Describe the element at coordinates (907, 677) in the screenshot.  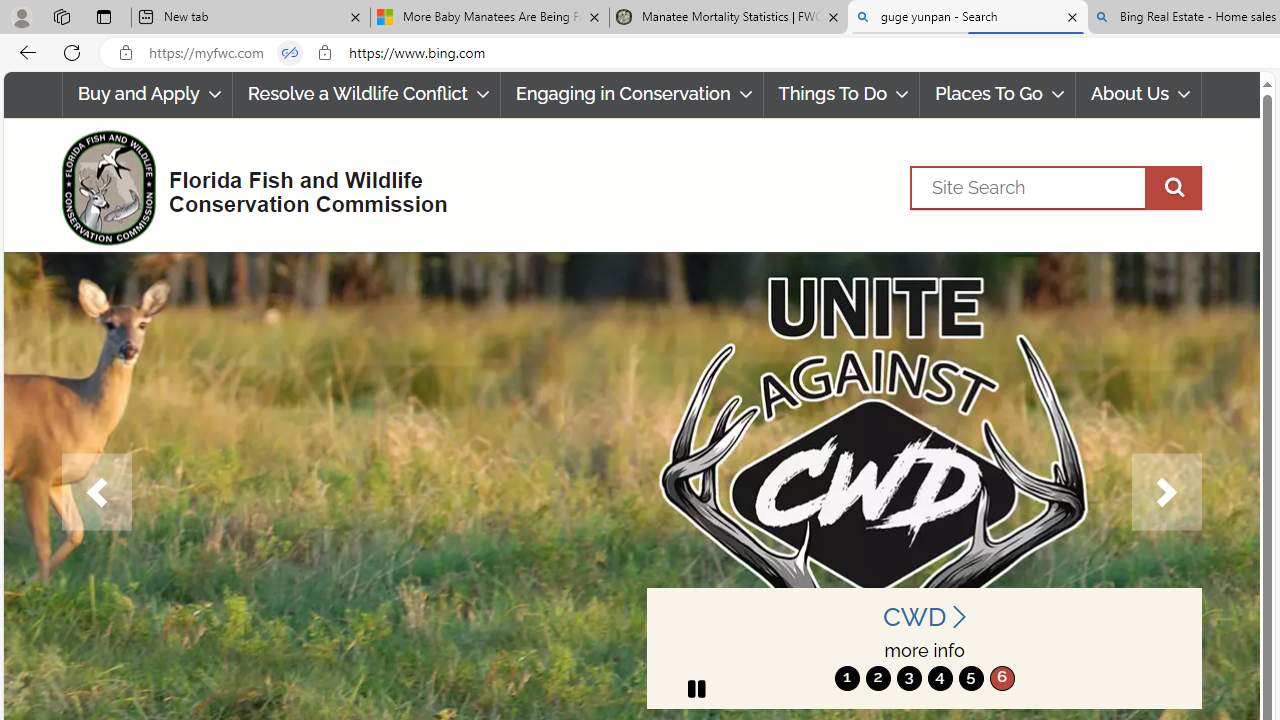
I see `'move to slide 3'` at that location.